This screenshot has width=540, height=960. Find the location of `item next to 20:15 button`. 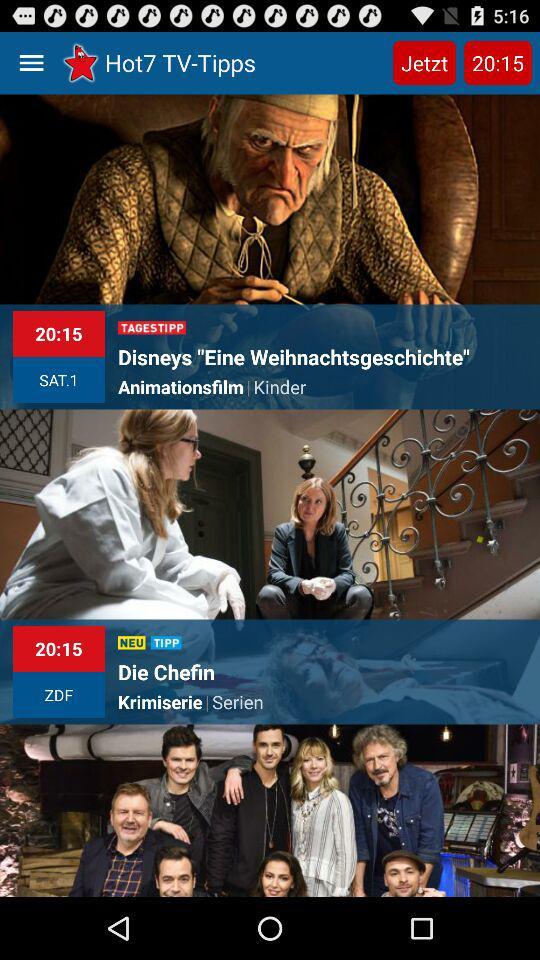

item next to 20:15 button is located at coordinates (423, 62).